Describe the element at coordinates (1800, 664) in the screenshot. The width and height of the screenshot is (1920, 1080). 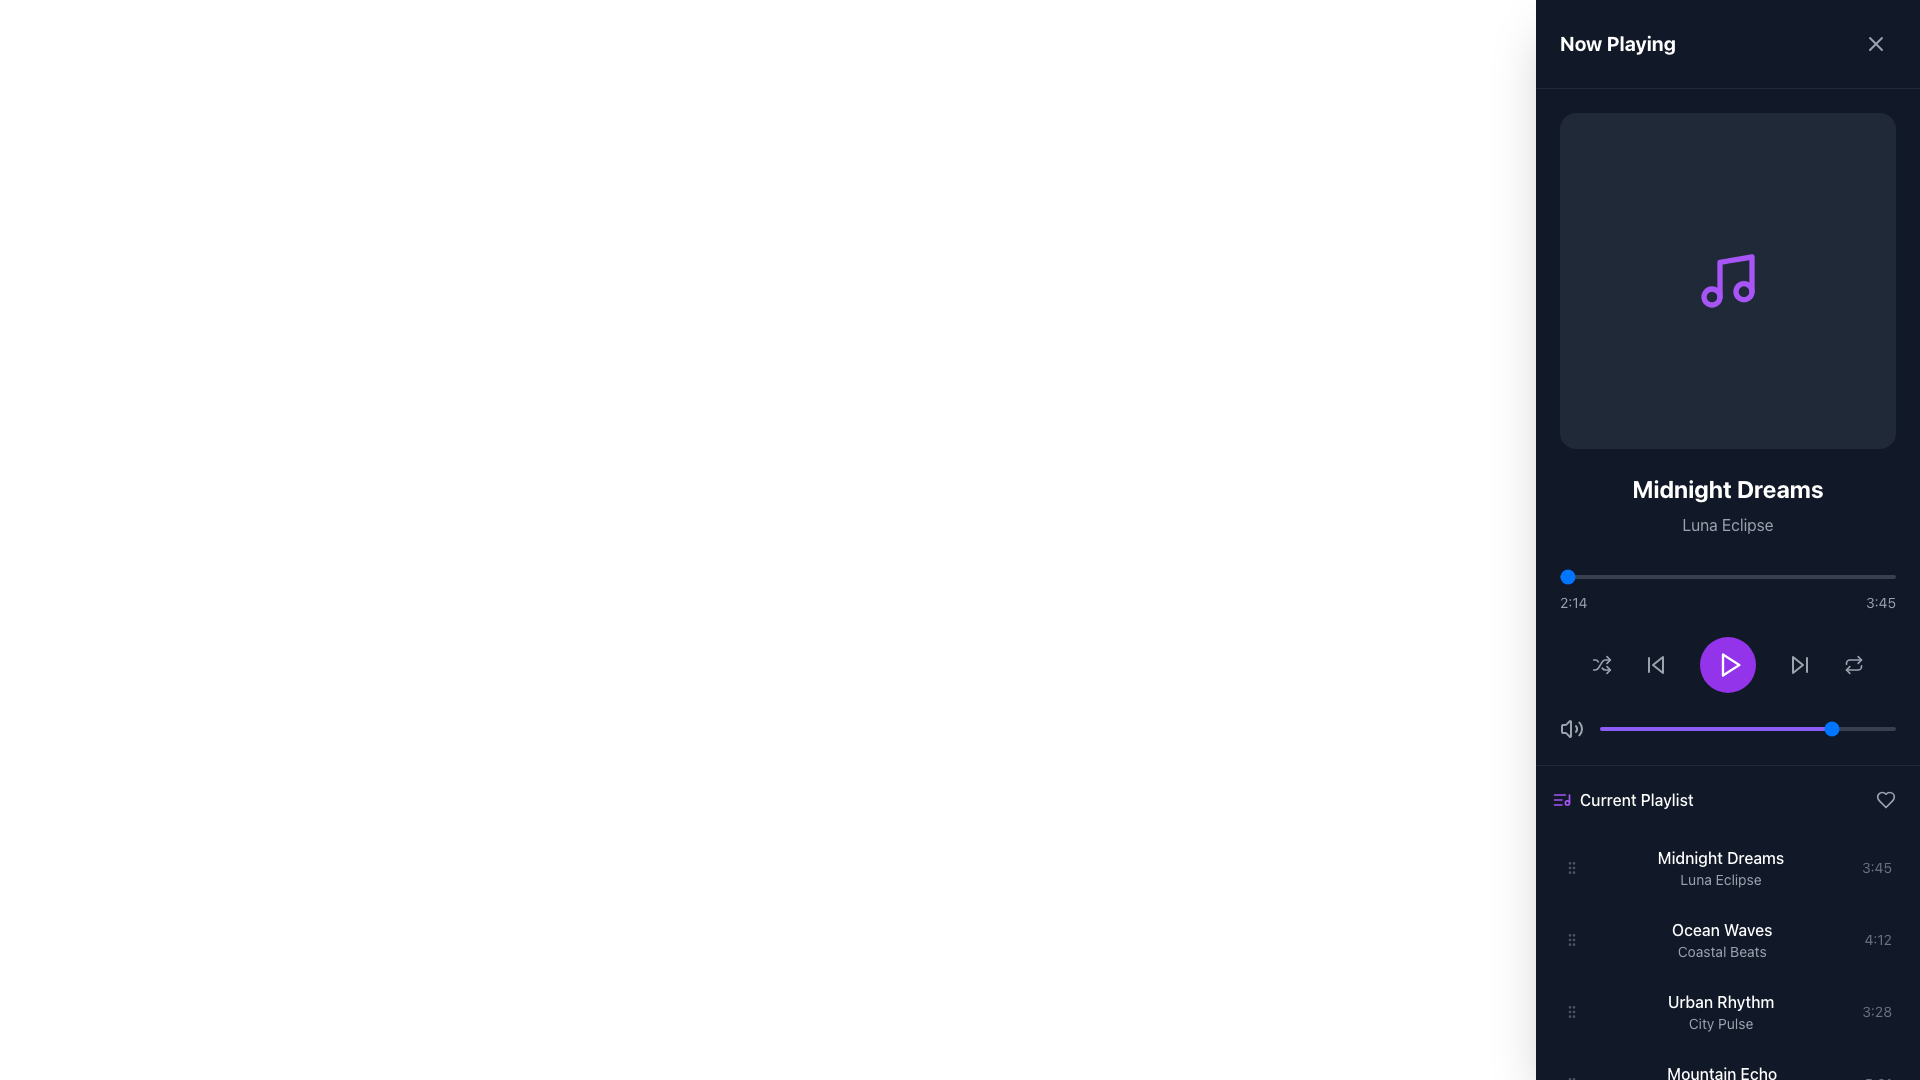
I see `the 'next' button located at the bottom center of the audio control interface` at that location.